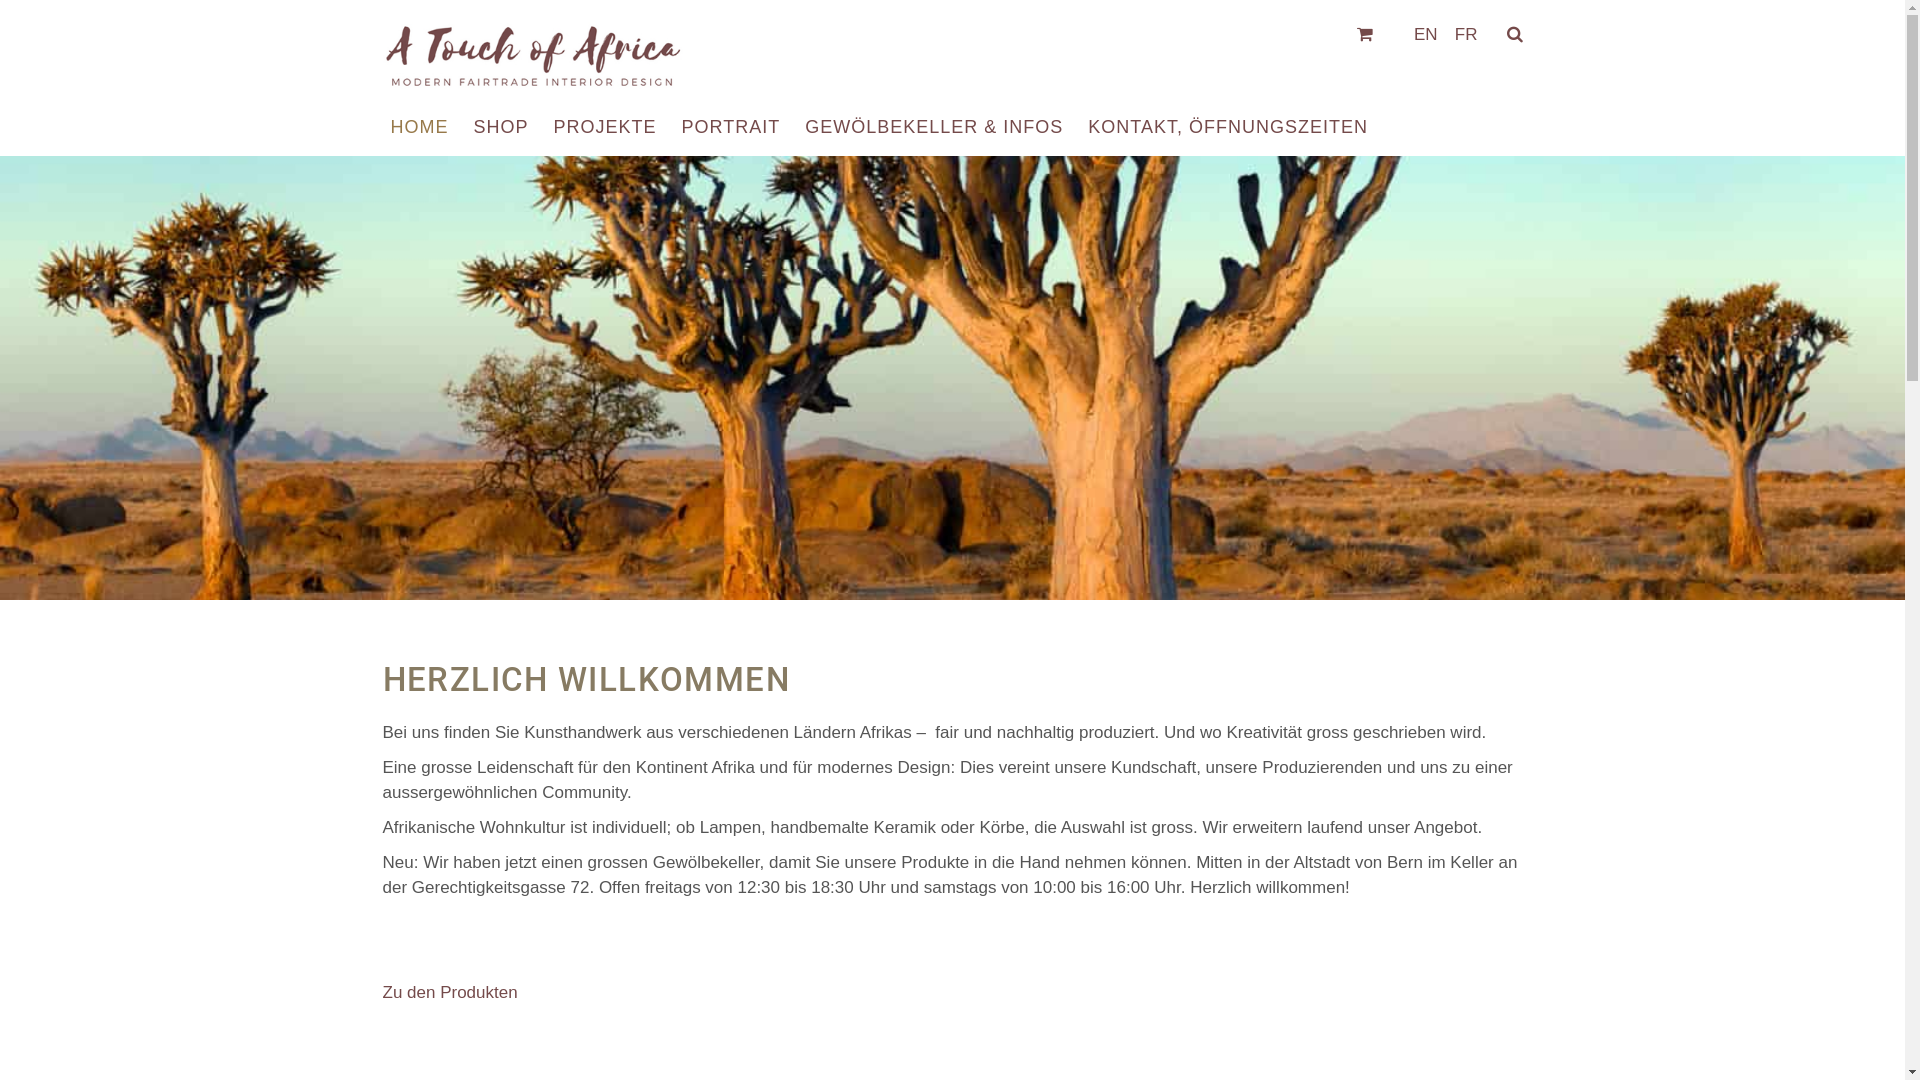 This screenshot has height=1080, width=1920. I want to click on 'EN', so click(1421, 34).